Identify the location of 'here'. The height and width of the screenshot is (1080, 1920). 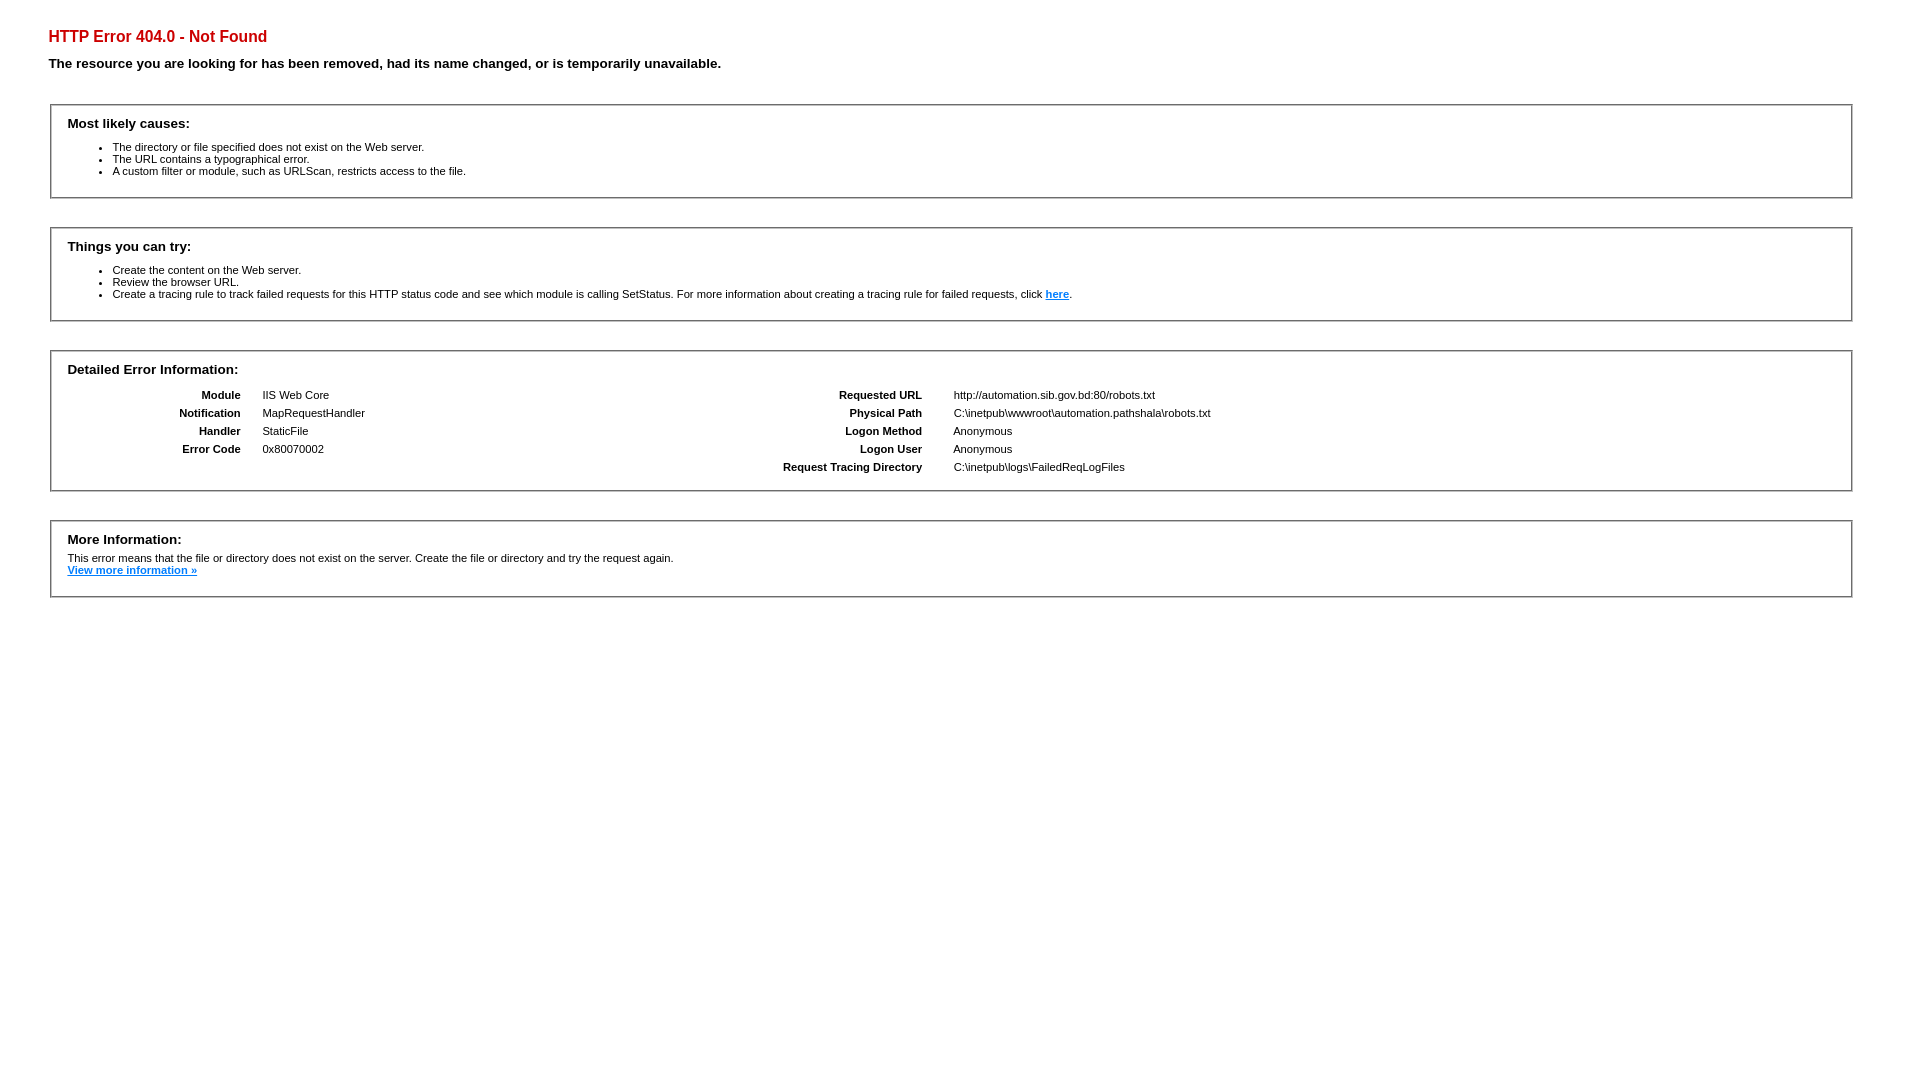
(1056, 293).